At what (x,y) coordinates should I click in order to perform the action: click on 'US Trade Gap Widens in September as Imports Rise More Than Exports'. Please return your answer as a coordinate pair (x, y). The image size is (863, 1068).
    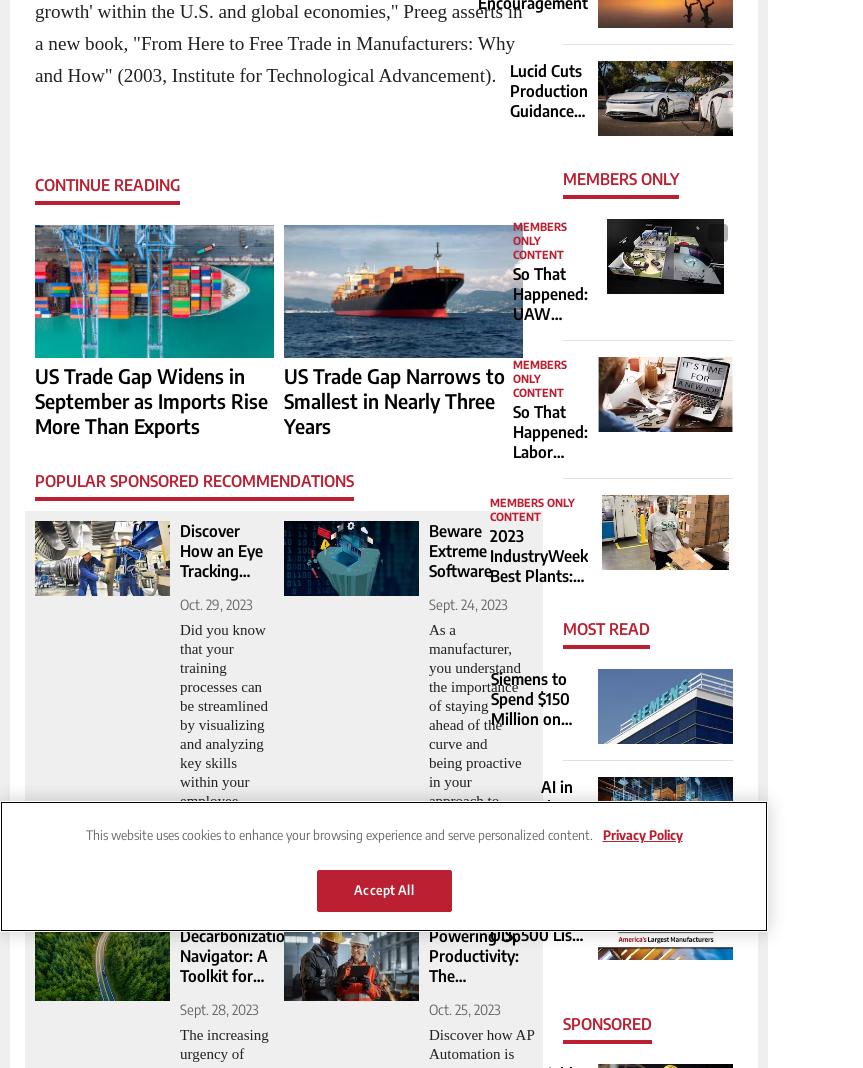
    Looking at the image, I should click on (150, 399).